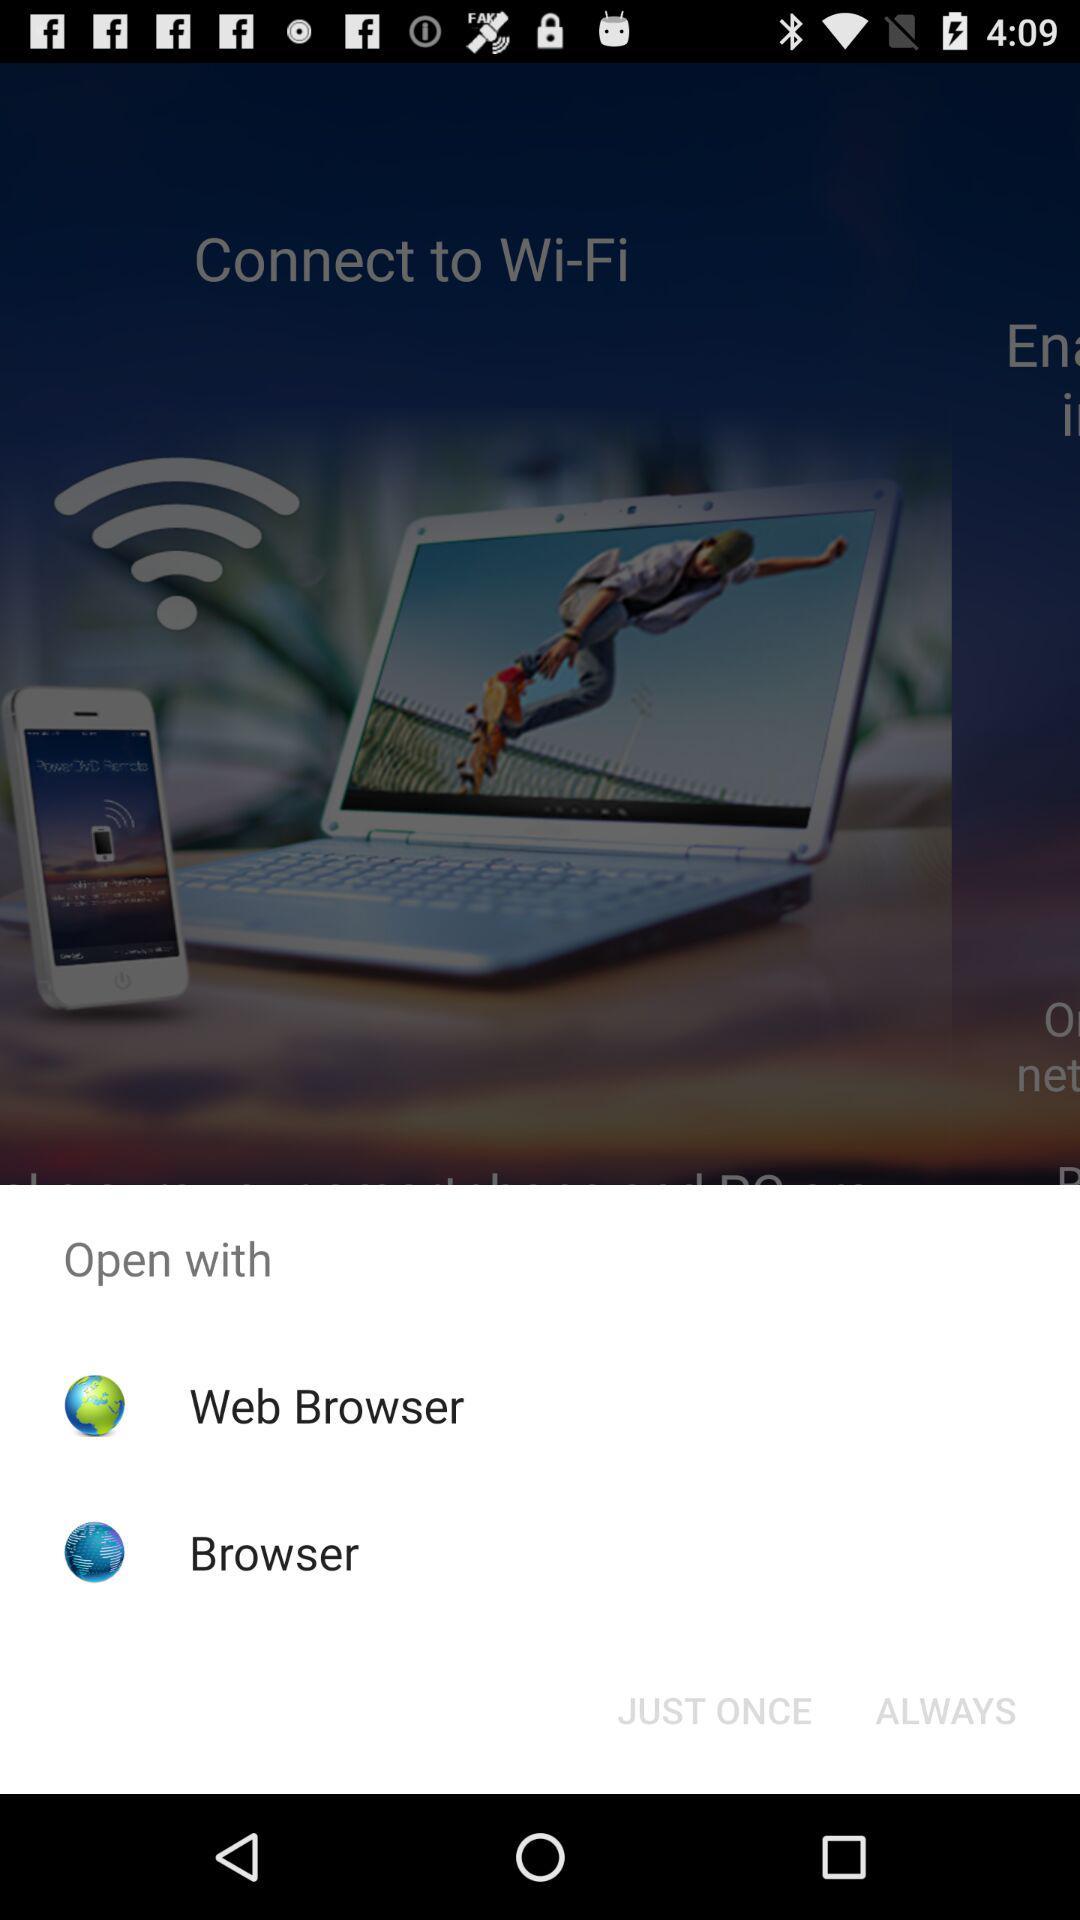  What do you see at coordinates (713, 1708) in the screenshot?
I see `button at the bottom` at bounding box center [713, 1708].